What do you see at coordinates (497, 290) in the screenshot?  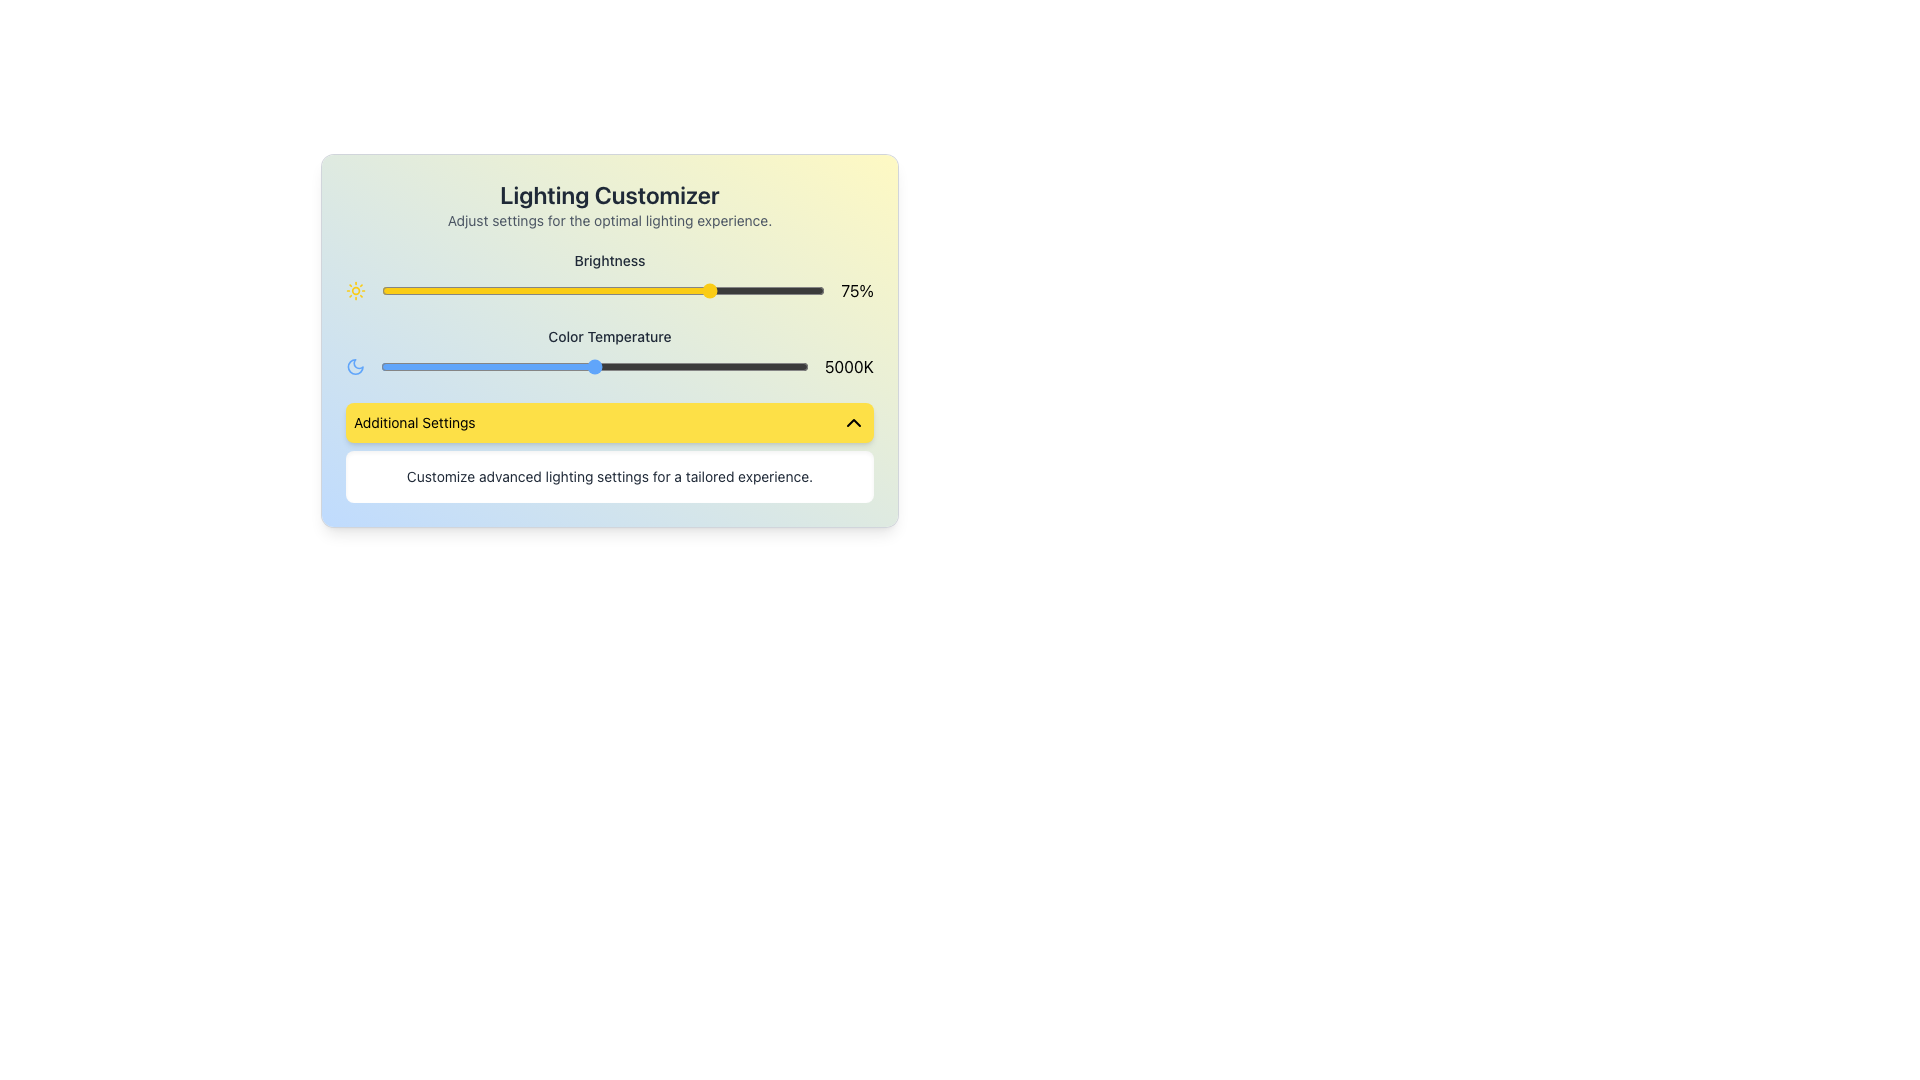 I see `the brightness level` at bounding box center [497, 290].